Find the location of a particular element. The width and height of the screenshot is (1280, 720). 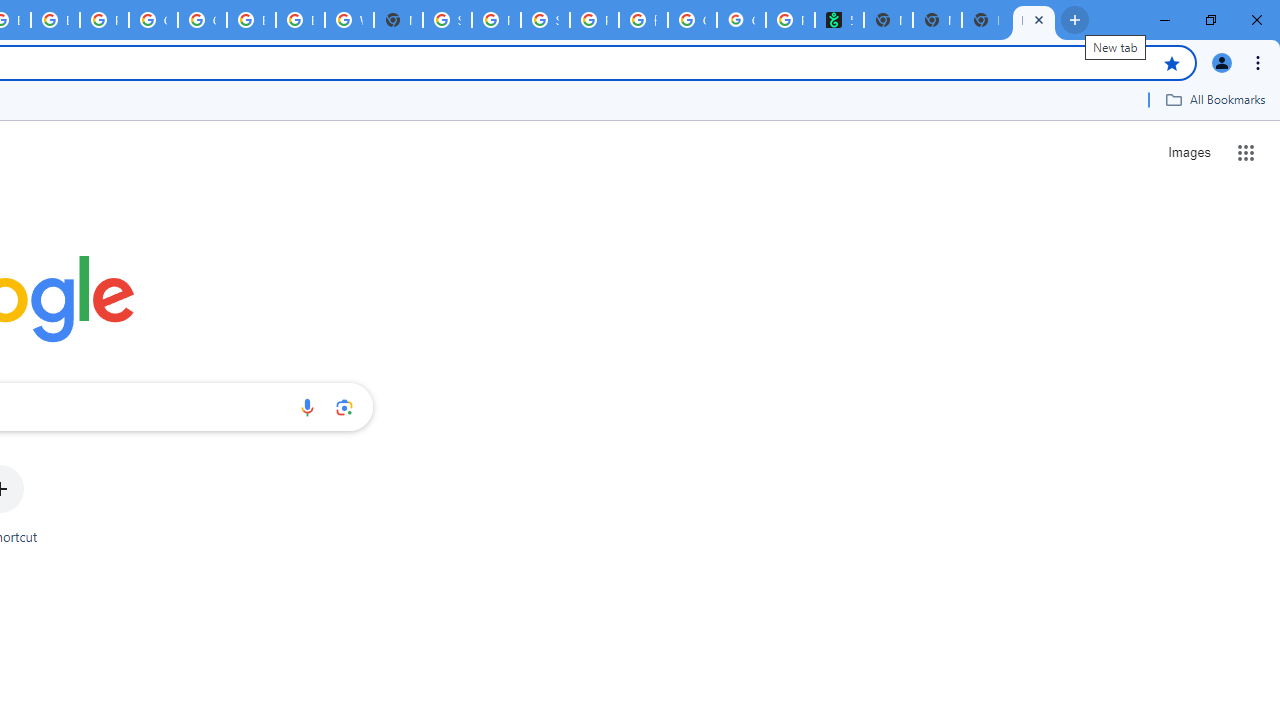

'Search by voice' is located at coordinates (306, 406).